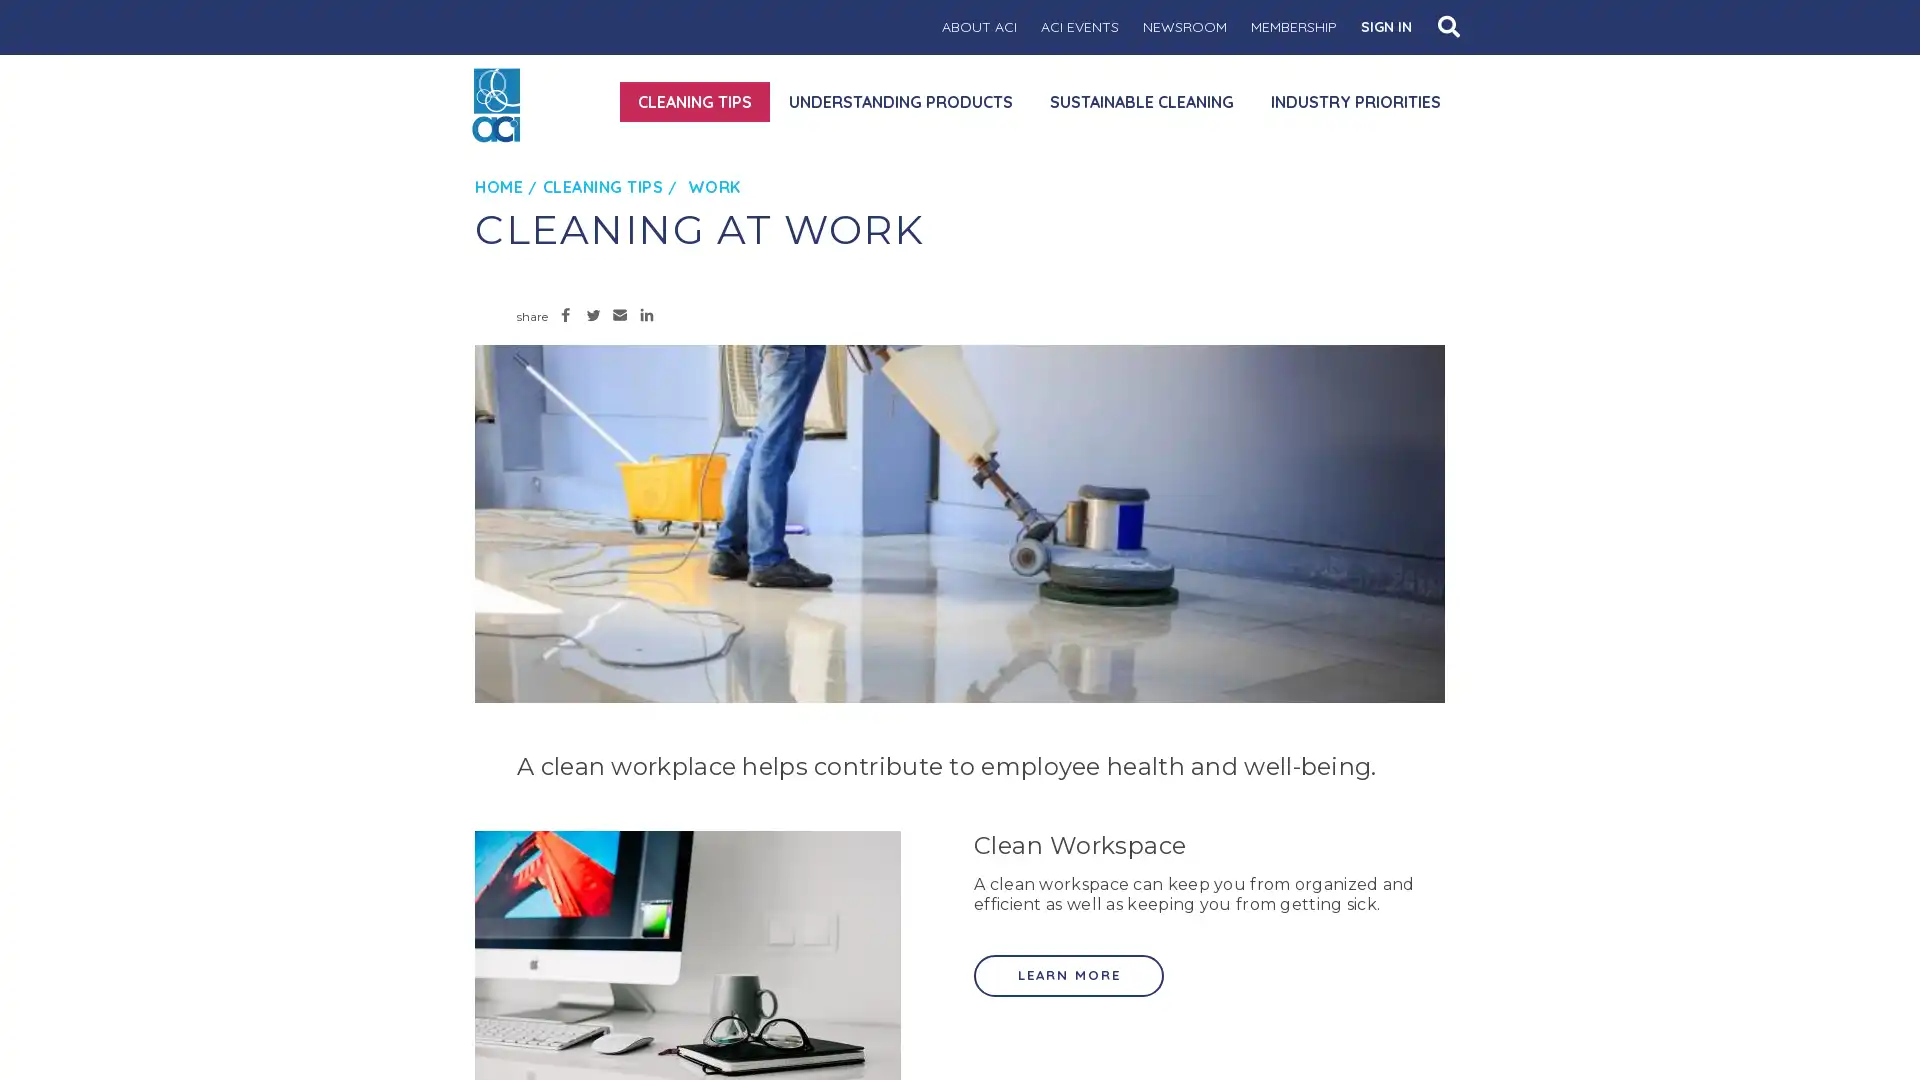 Image resolution: width=1920 pixels, height=1080 pixels. I want to click on Share to Twitter, so click(588, 315).